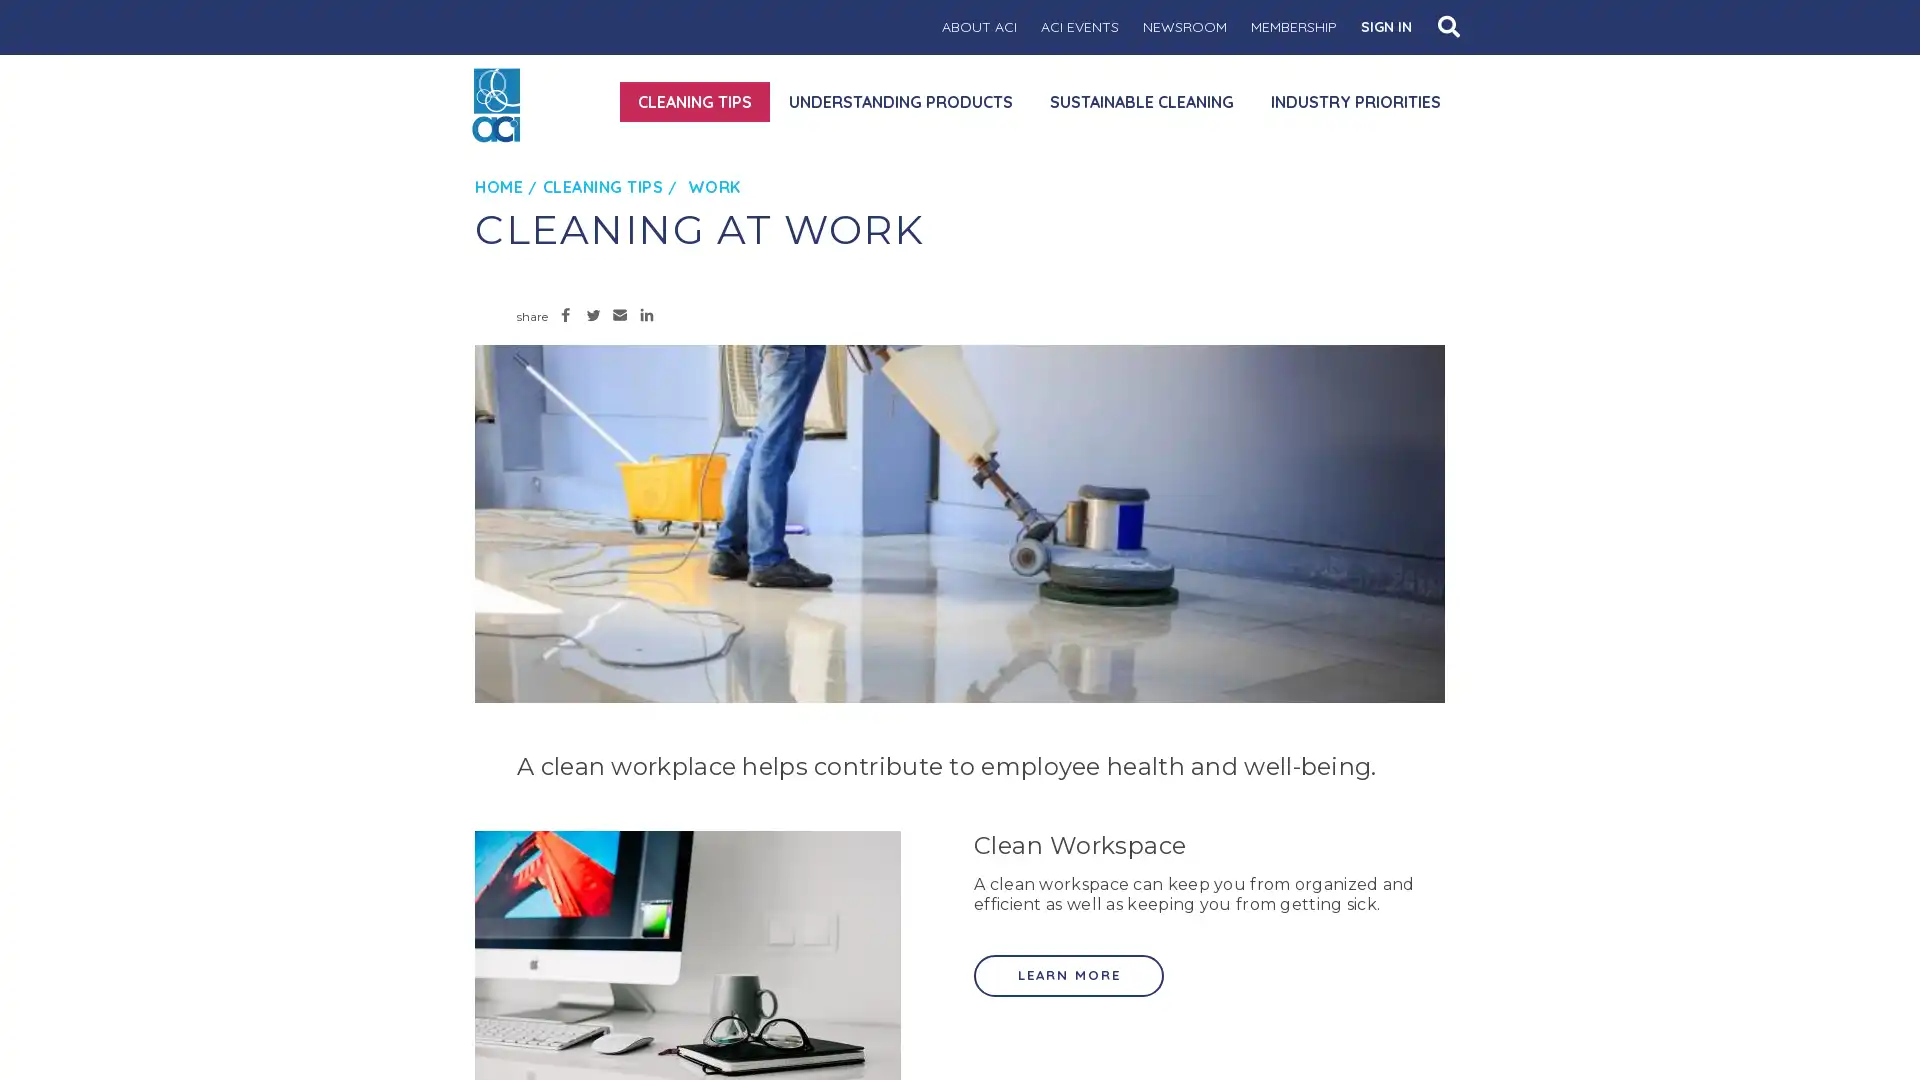 Image resolution: width=1920 pixels, height=1080 pixels. I want to click on Share to Twitter, so click(588, 315).